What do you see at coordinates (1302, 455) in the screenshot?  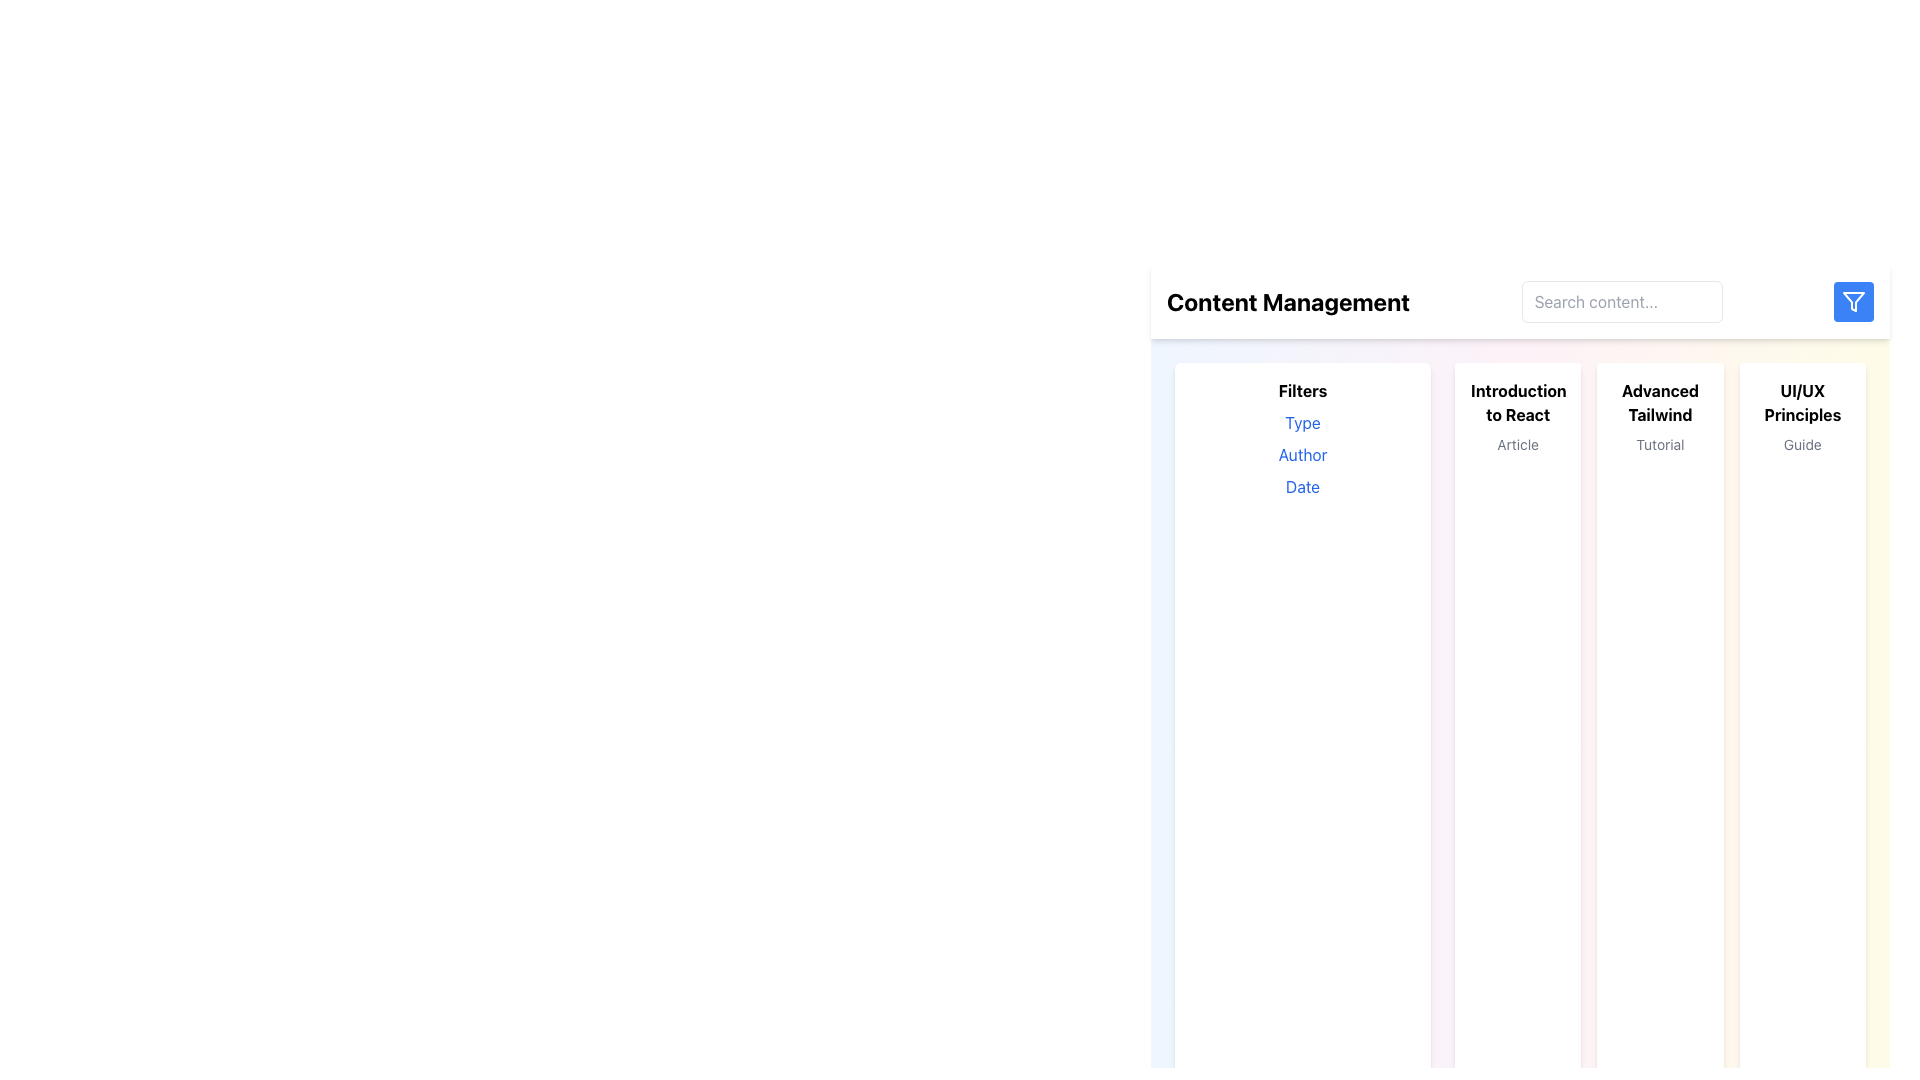 I see `the 'Author' text label, which is a blue sans-serif font label located under the 'Filters' section, directly below 'Type'` at bounding box center [1302, 455].